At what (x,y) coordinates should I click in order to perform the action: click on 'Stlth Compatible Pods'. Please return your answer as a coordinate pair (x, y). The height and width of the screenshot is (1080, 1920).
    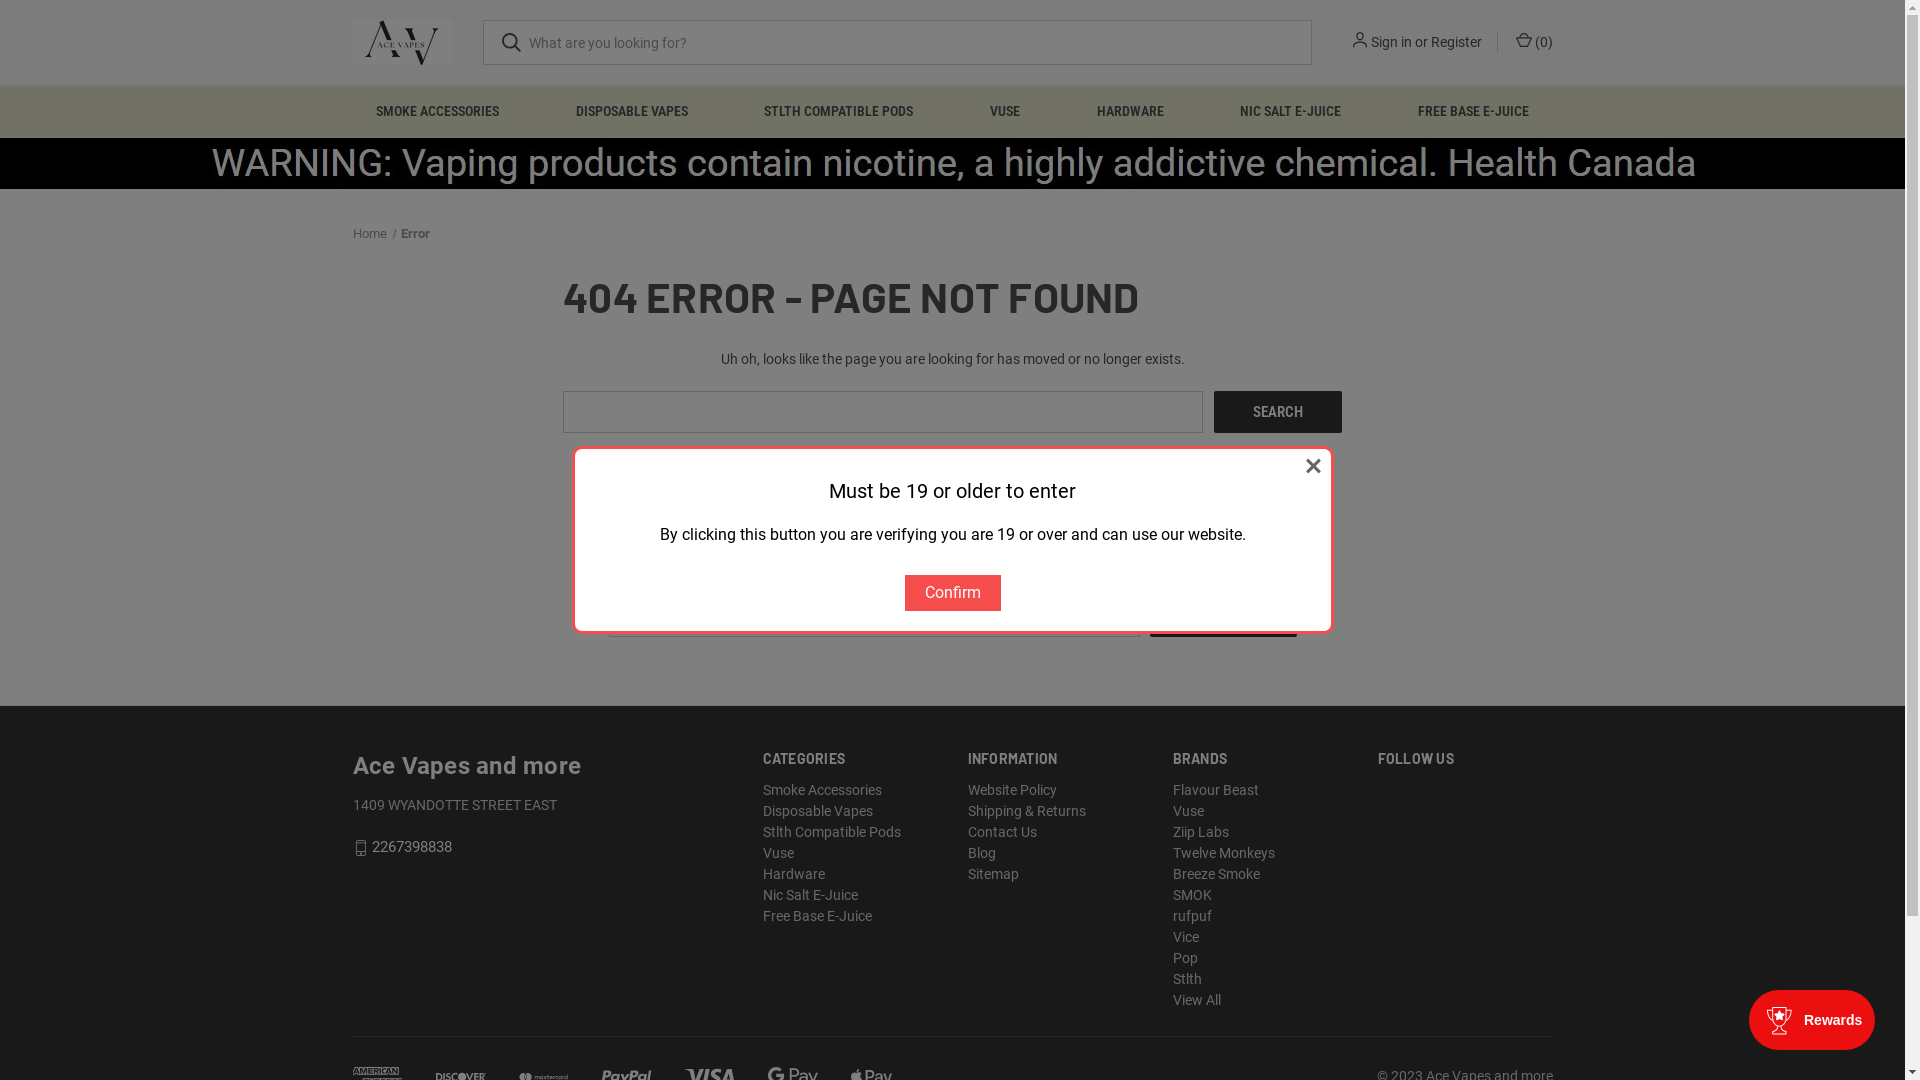
    Looking at the image, I should click on (831, 832).